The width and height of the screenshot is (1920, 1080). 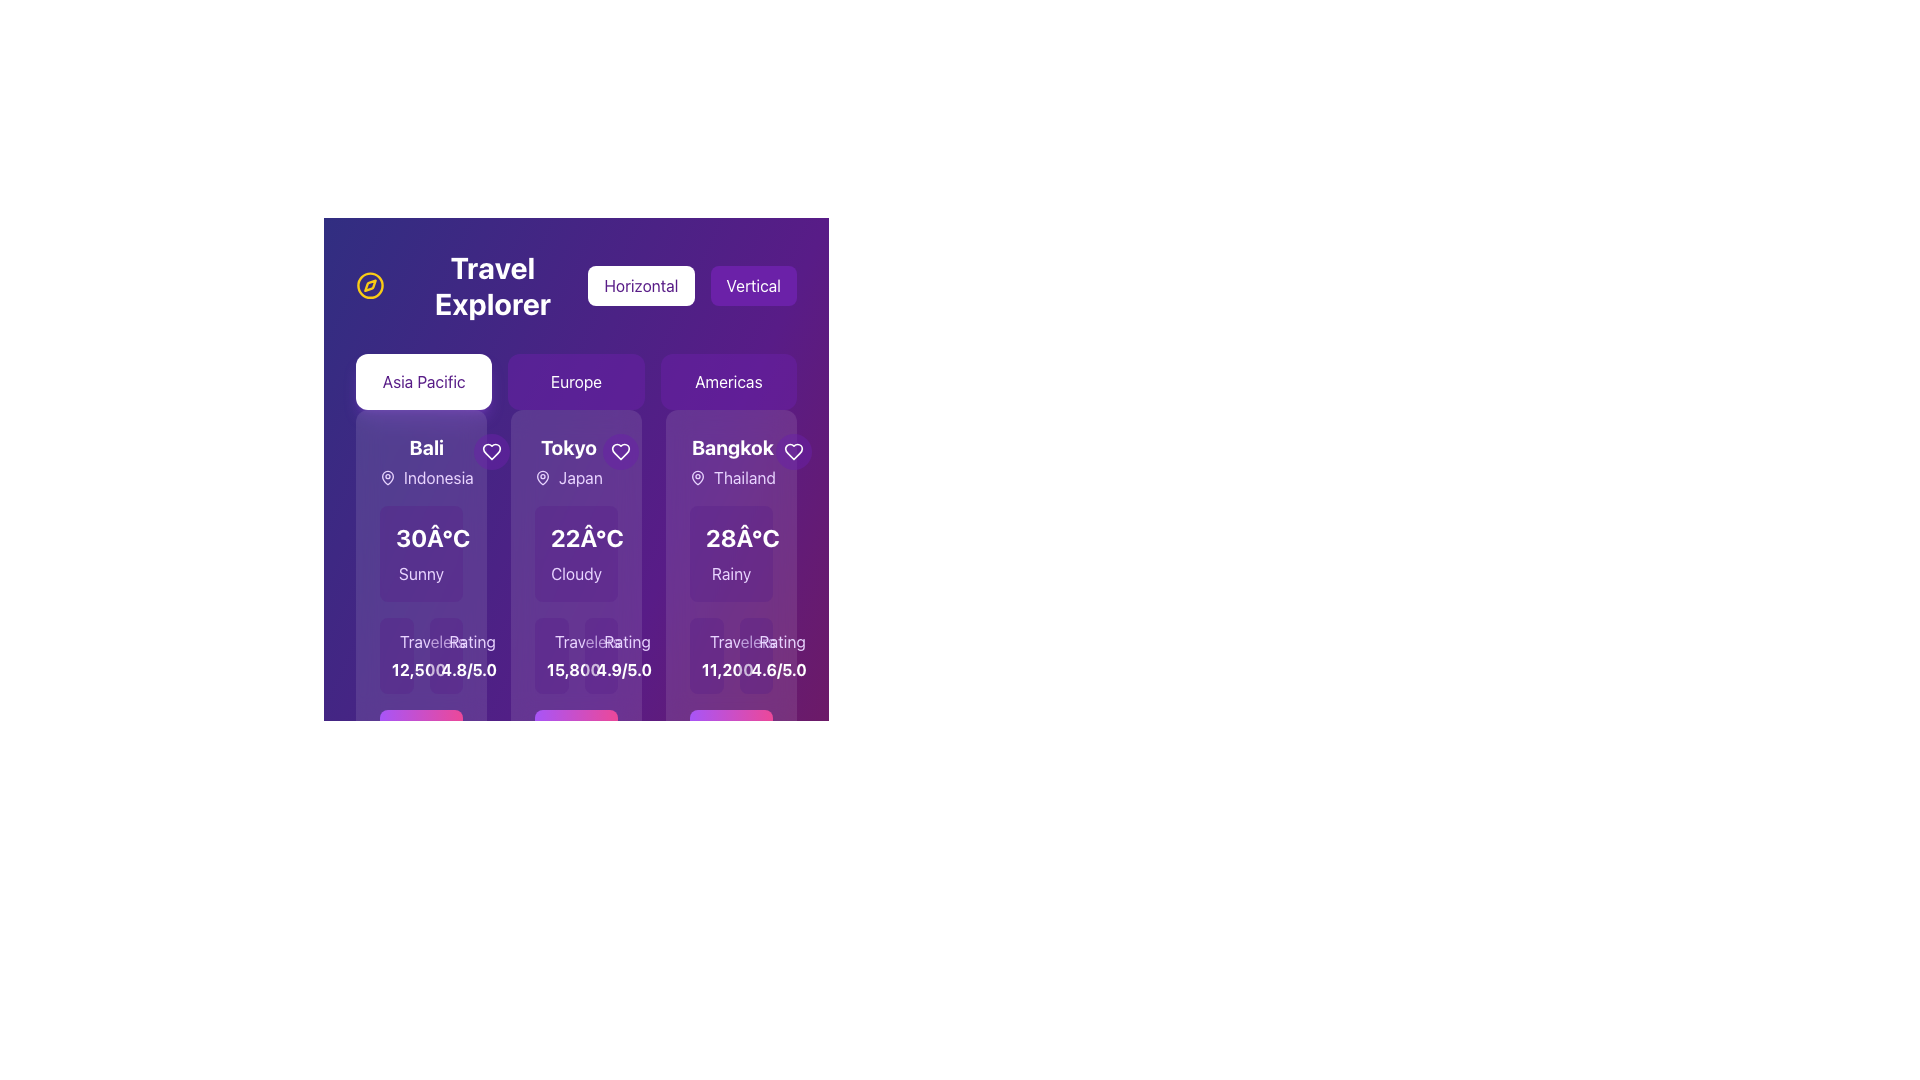 What do you see at coordinates (575, 285) in the screenshot?
I see `the 'Travel Explorer' text in the Header bar with toggle buttons, which features bold white text on a purple gradient background` at bounding box center [575, 285].